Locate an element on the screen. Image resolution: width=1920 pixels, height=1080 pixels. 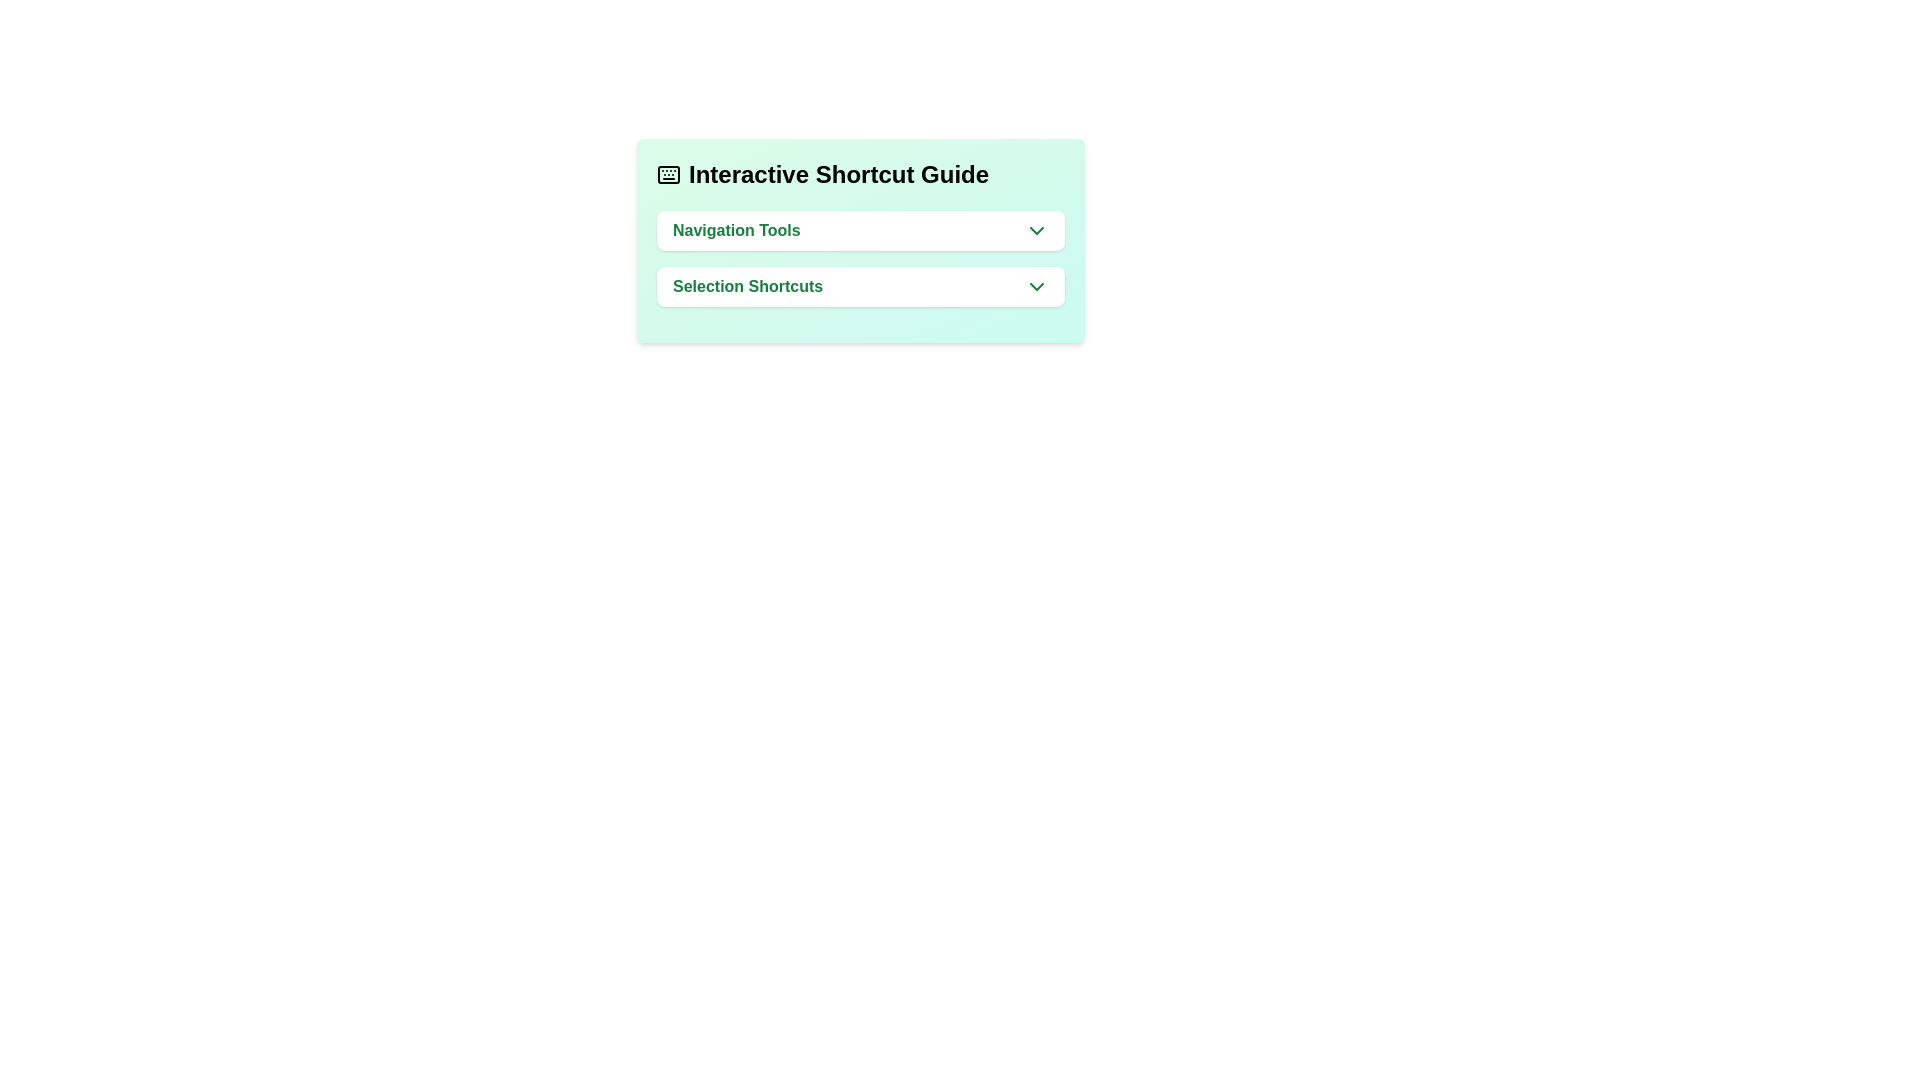
the Chevron Down icon is located at coordinates (1036, 230).